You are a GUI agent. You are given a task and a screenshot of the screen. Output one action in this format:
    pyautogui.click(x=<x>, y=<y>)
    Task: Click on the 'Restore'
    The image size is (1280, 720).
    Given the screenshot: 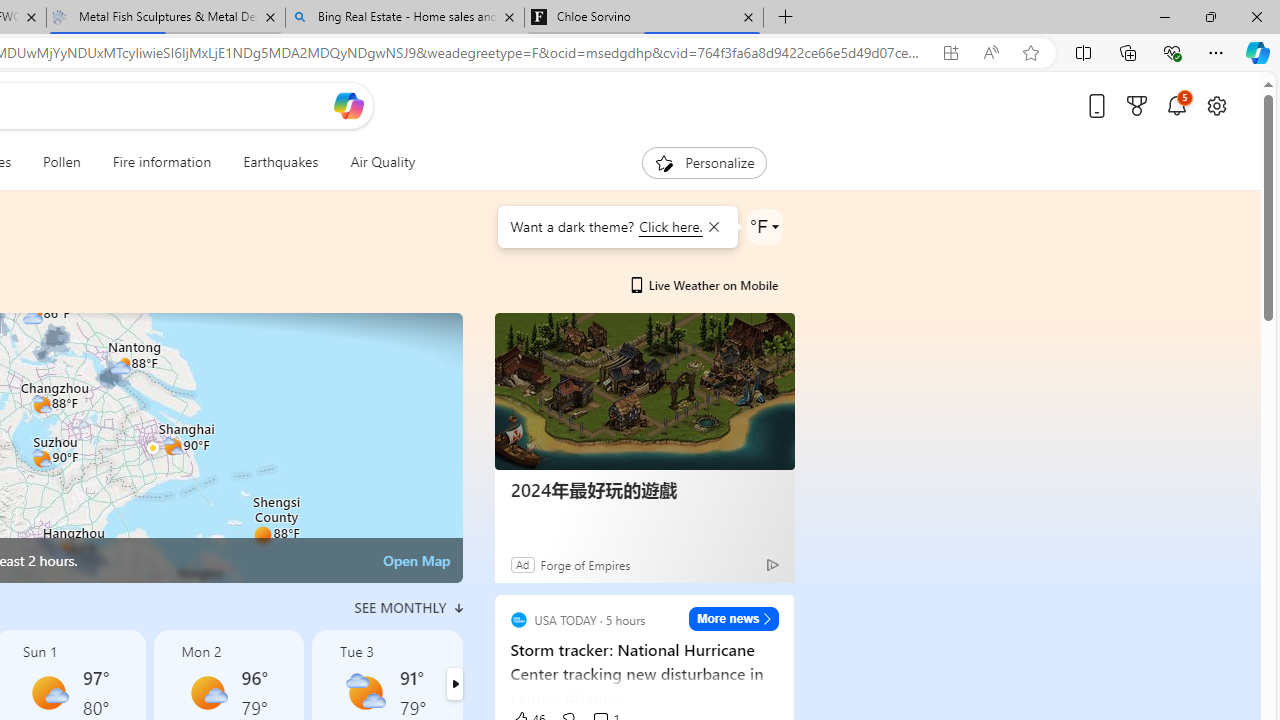 What is the action you would take?
    pyautogui.click(x=1209, y=16)
    